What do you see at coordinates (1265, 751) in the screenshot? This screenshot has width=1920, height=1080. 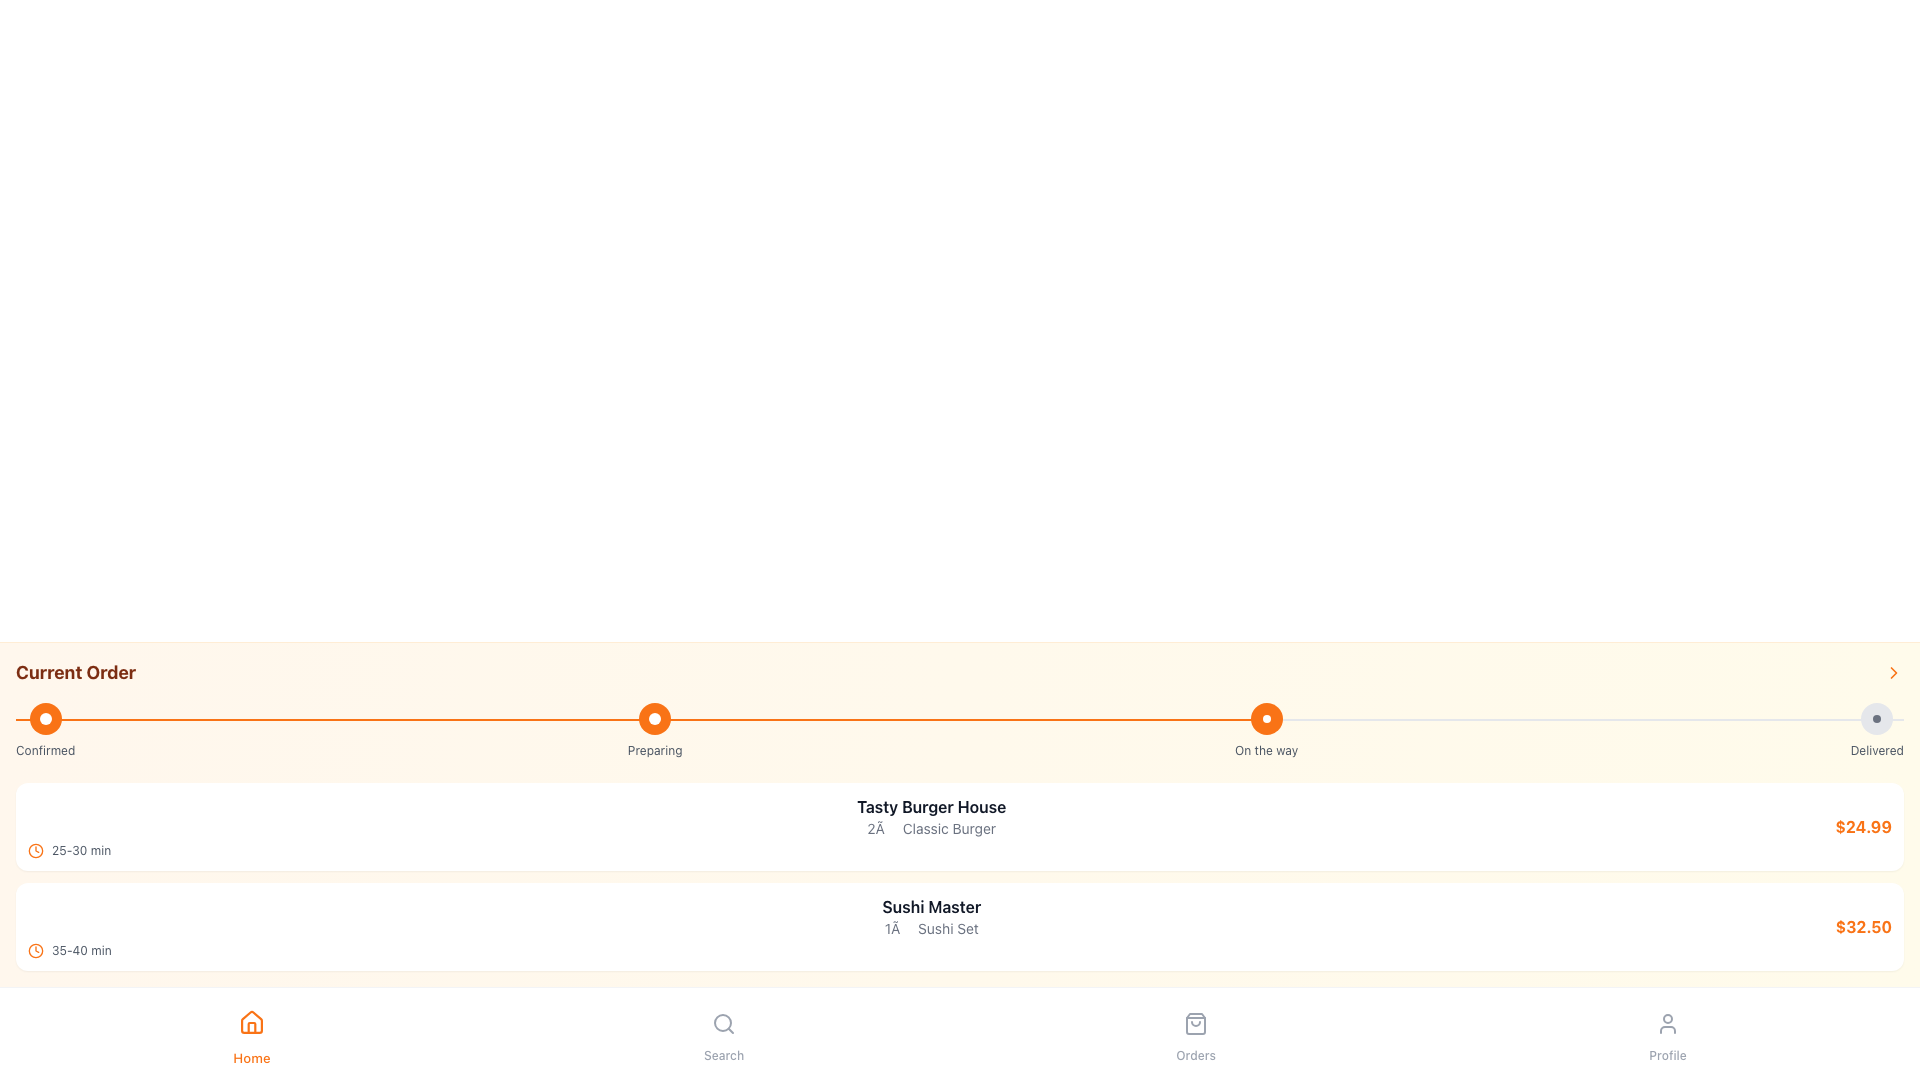 I see `the static text label that reads 'On the way,' which is located below the third orange circular marker on the progress bar` at bounding box center [1265, 751].